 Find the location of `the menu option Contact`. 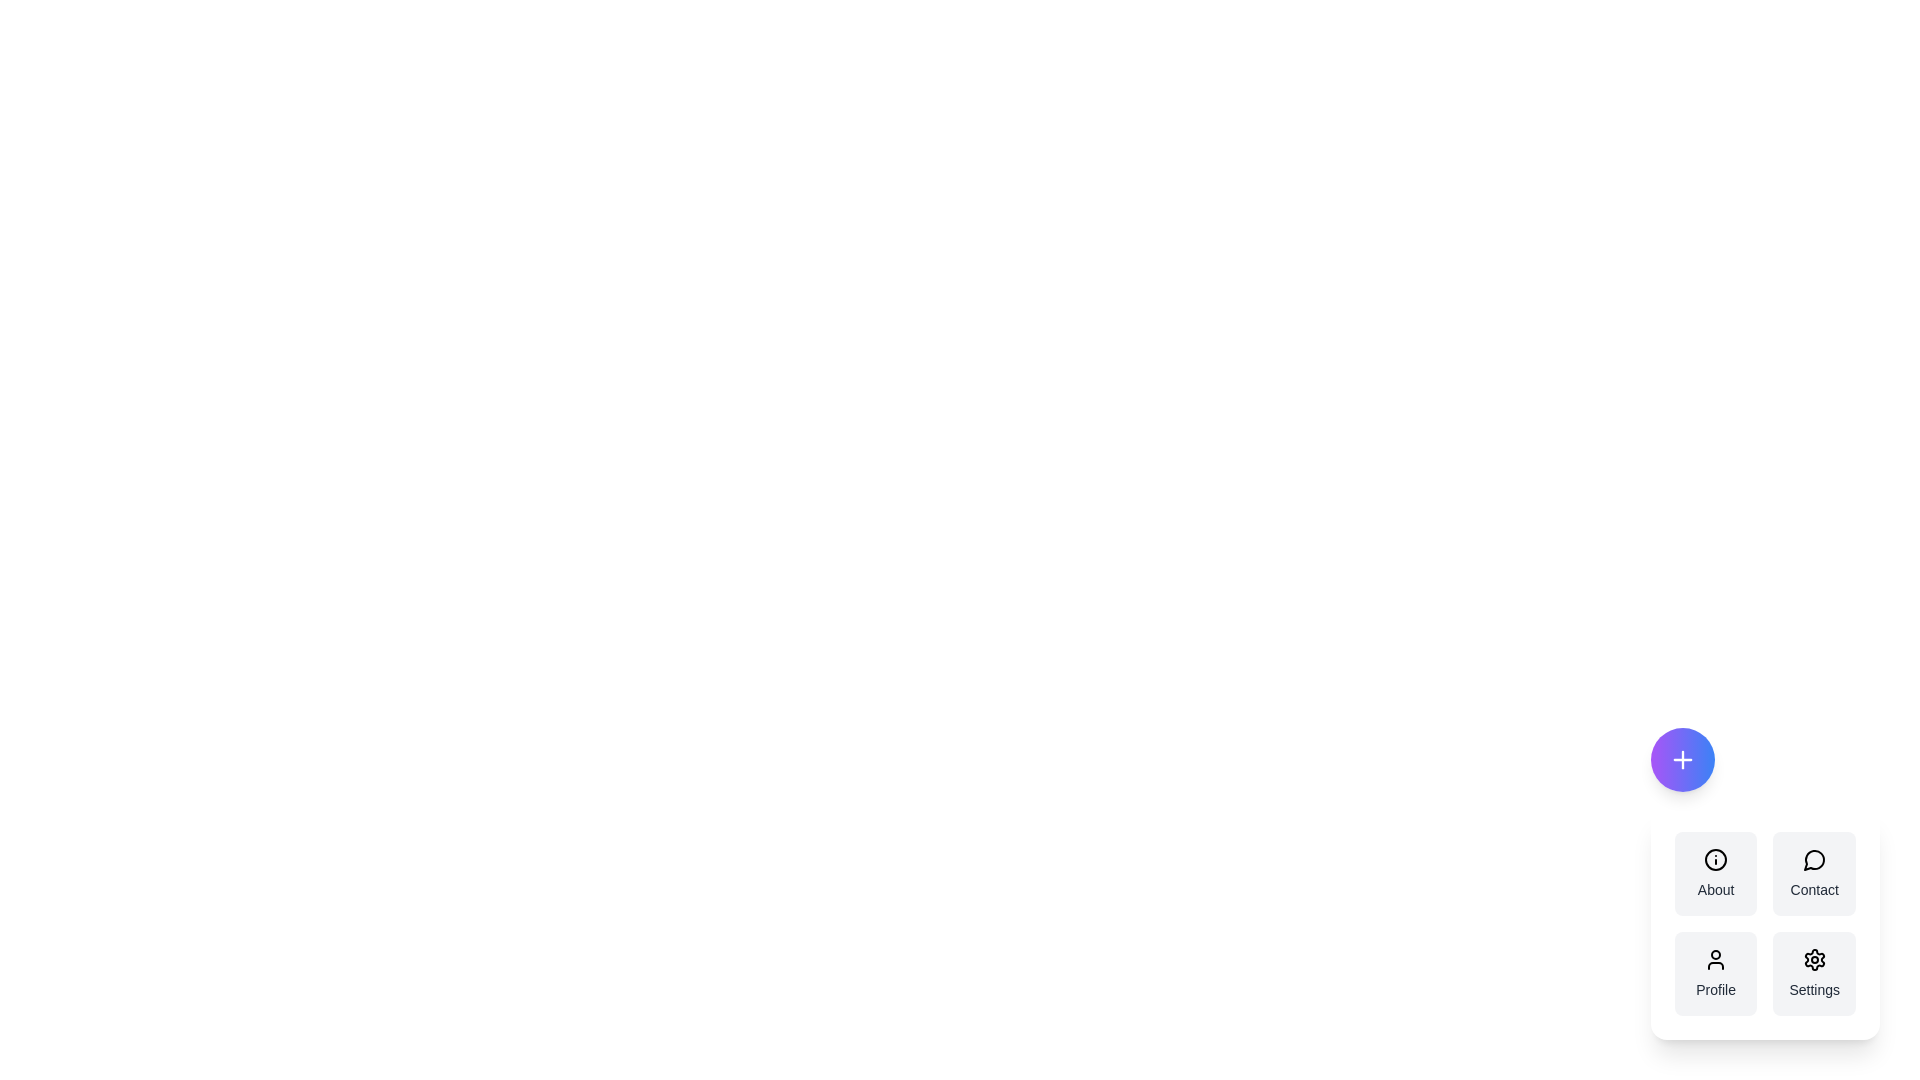

the menu option Contact is located at coordinates (1814, 873).